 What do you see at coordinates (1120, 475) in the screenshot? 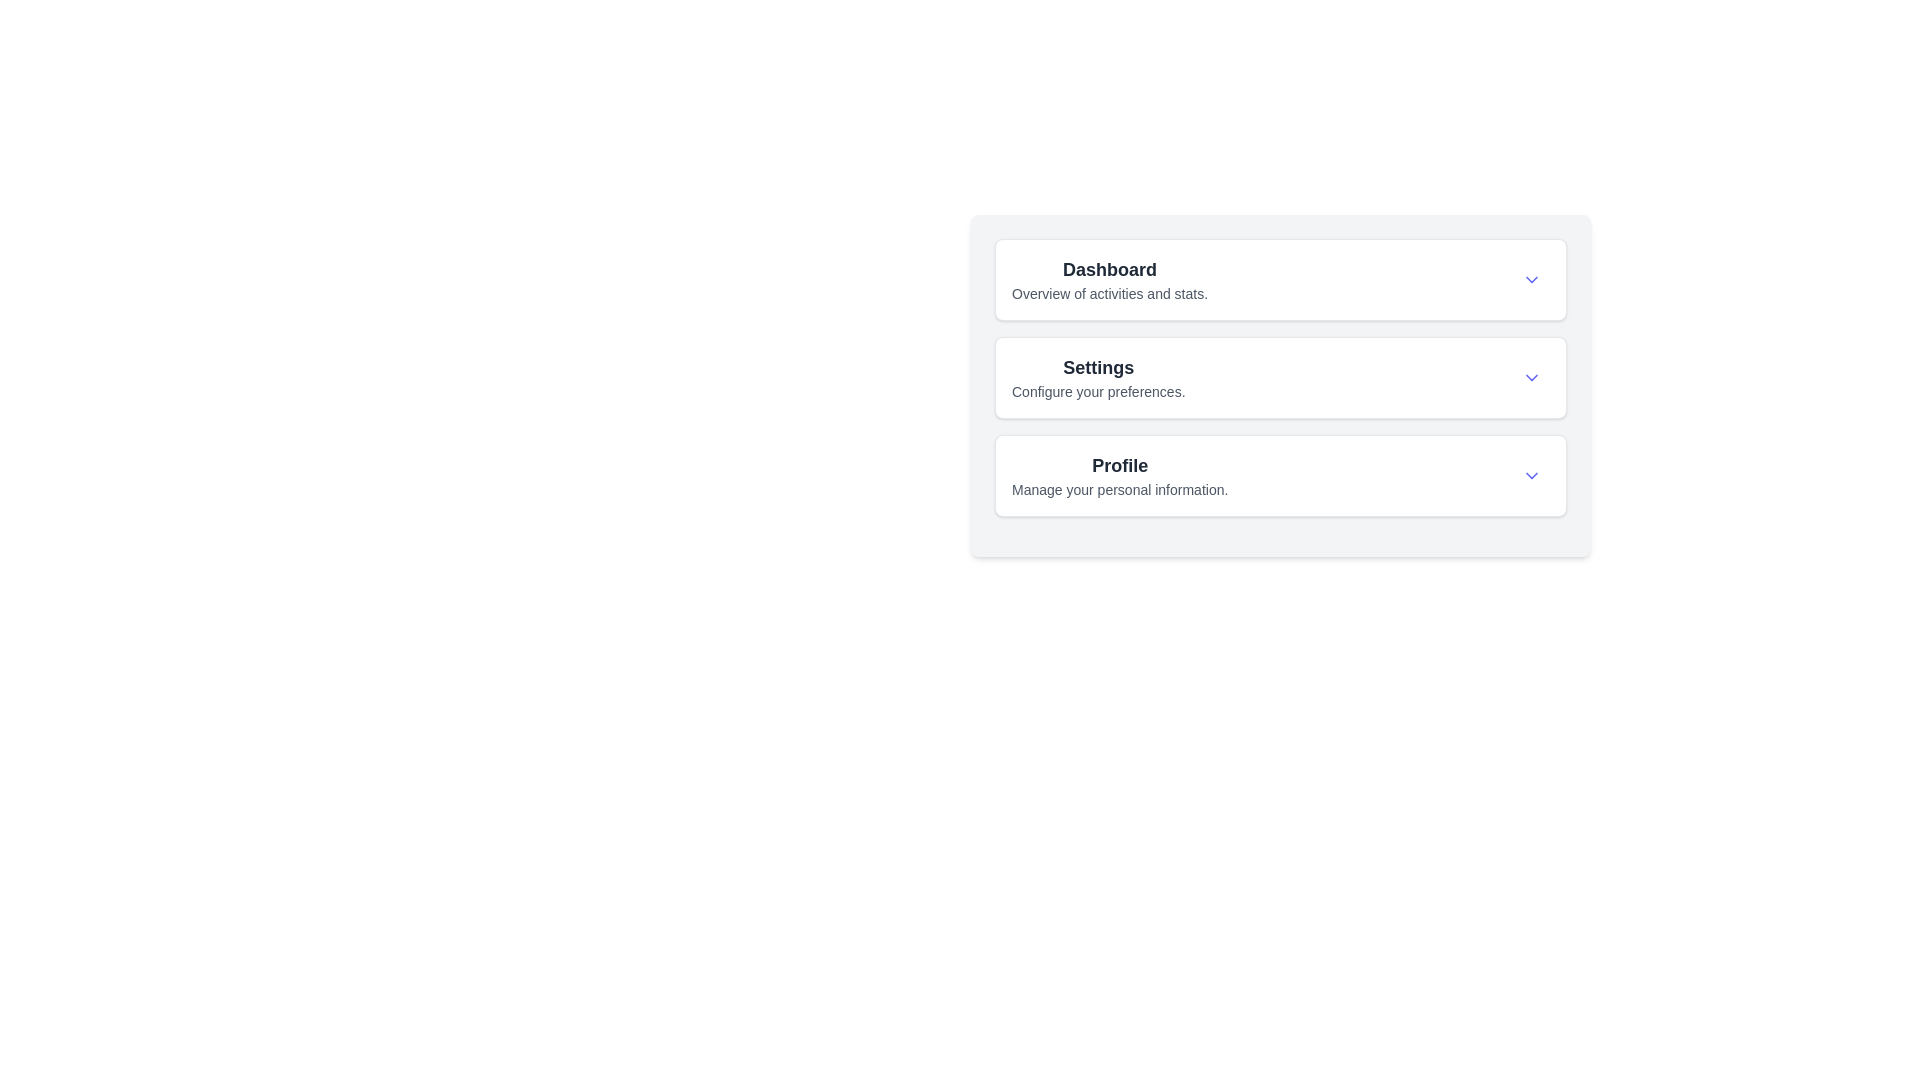
I see `the 'Profile' text label and description pair, which is the third option in the vertical list of the navigational panel, featuring bold 'Profile' text and a description below it` at bounding box center [1120, 475].